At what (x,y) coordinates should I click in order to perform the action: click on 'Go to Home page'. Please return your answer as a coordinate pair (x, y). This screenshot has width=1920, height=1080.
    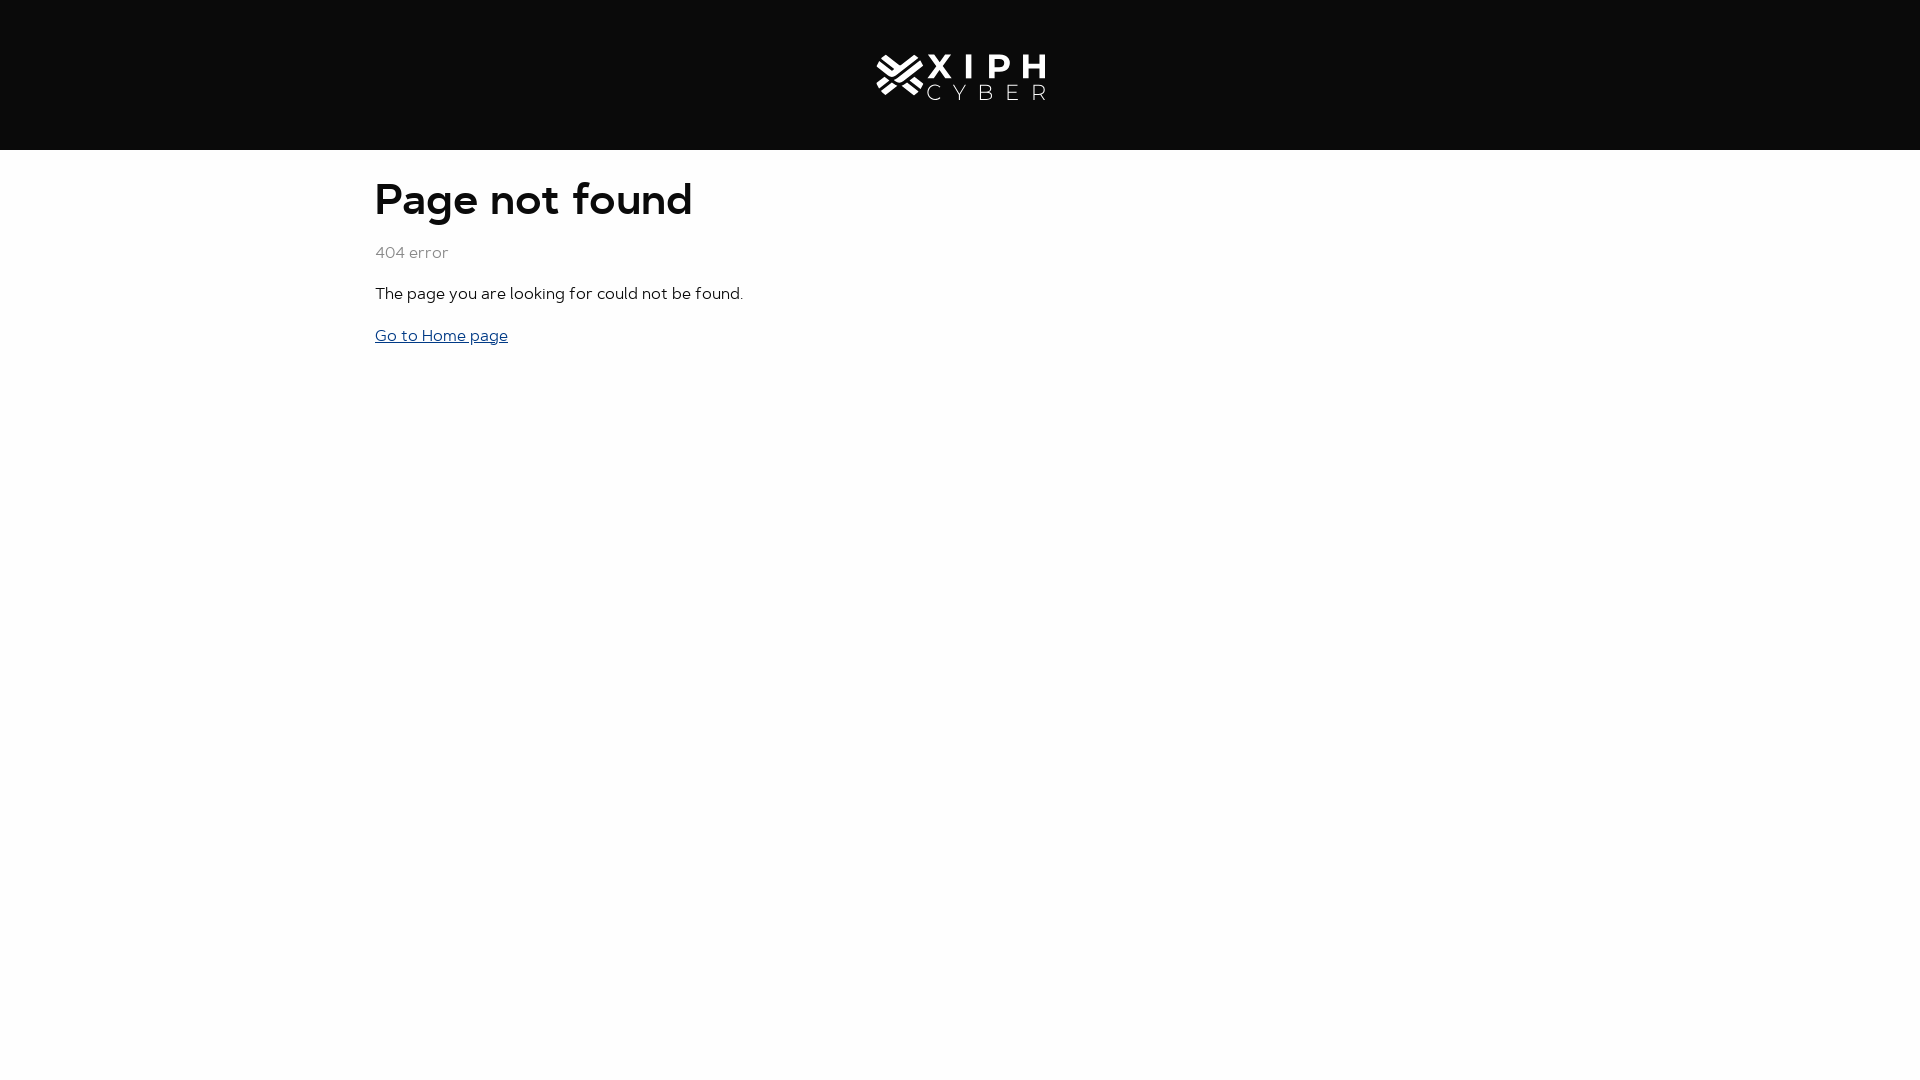
    Looking at the image, I should click on (374, 335).